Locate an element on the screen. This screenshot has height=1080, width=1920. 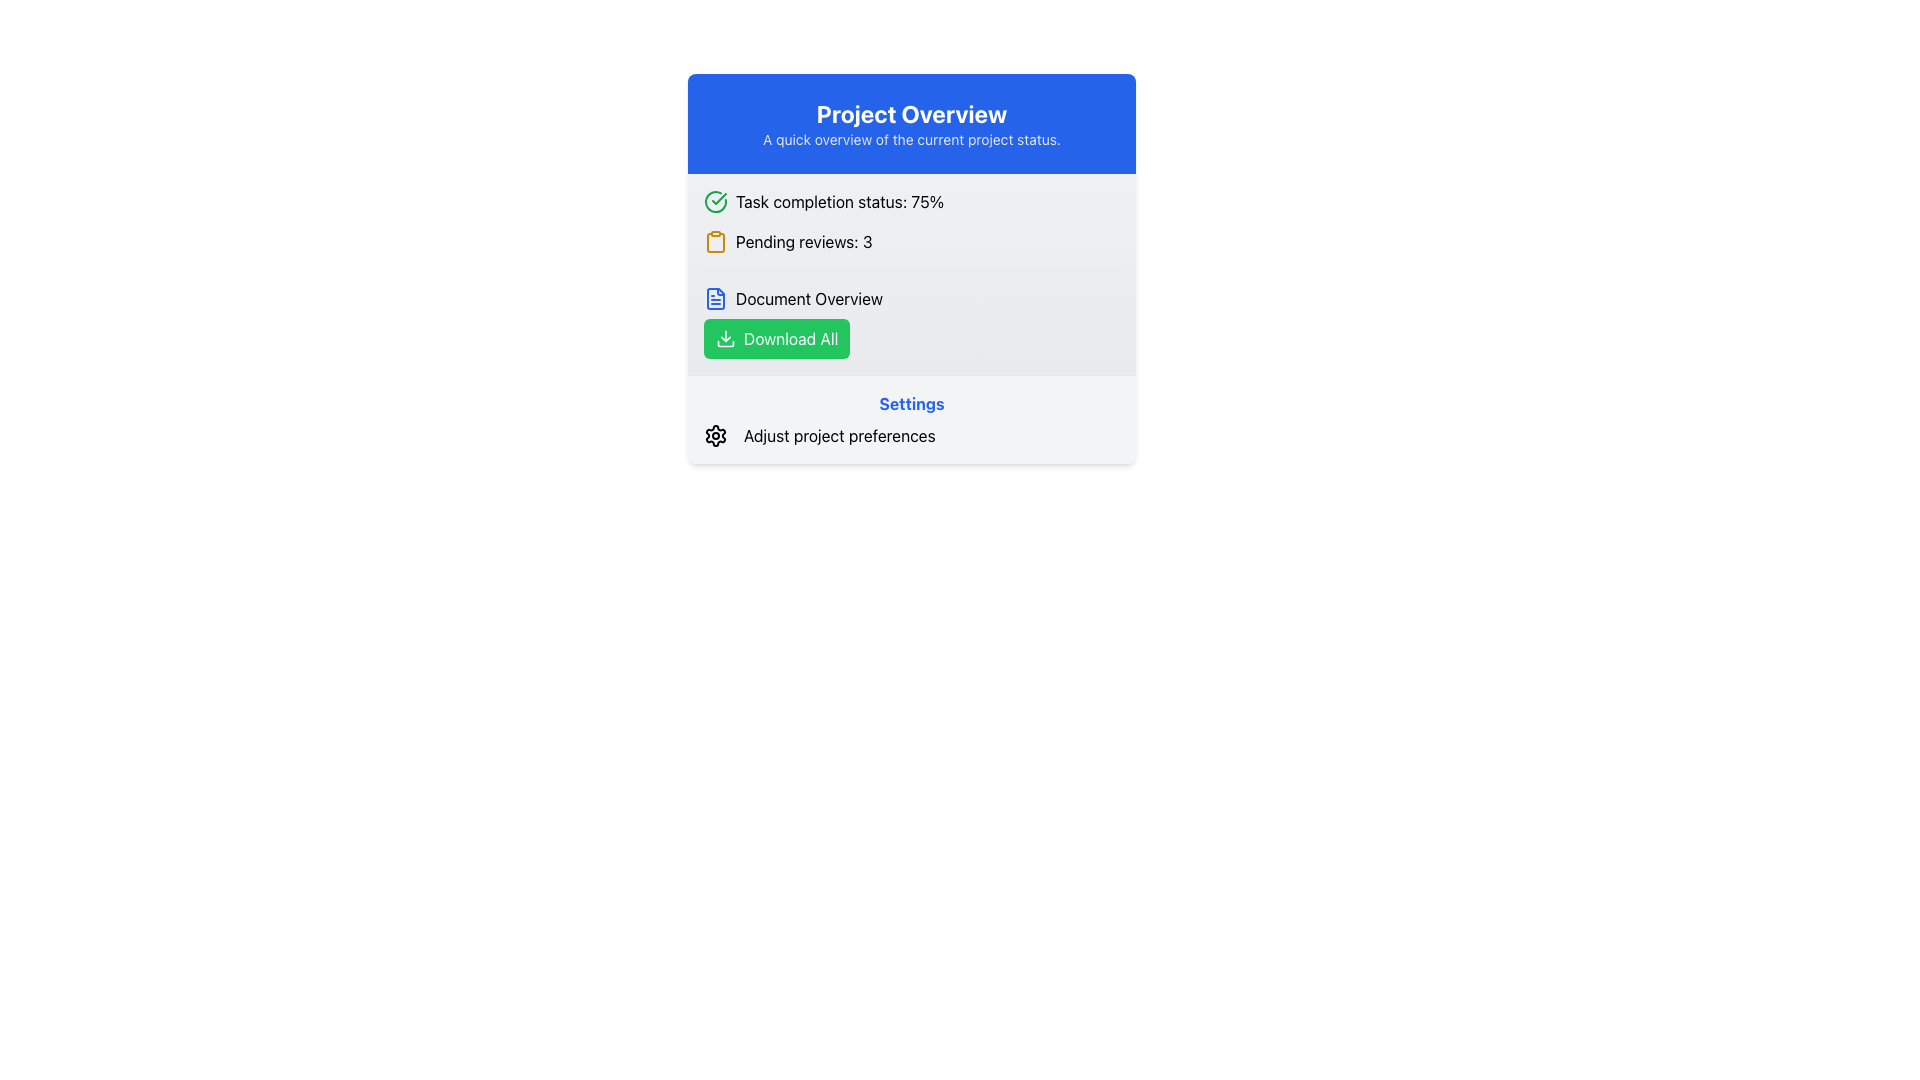
text label displaying 'Pending reviews: 3' which is located next to a yellow clipboard icon in the card UI is located at coordinates (804, 241).